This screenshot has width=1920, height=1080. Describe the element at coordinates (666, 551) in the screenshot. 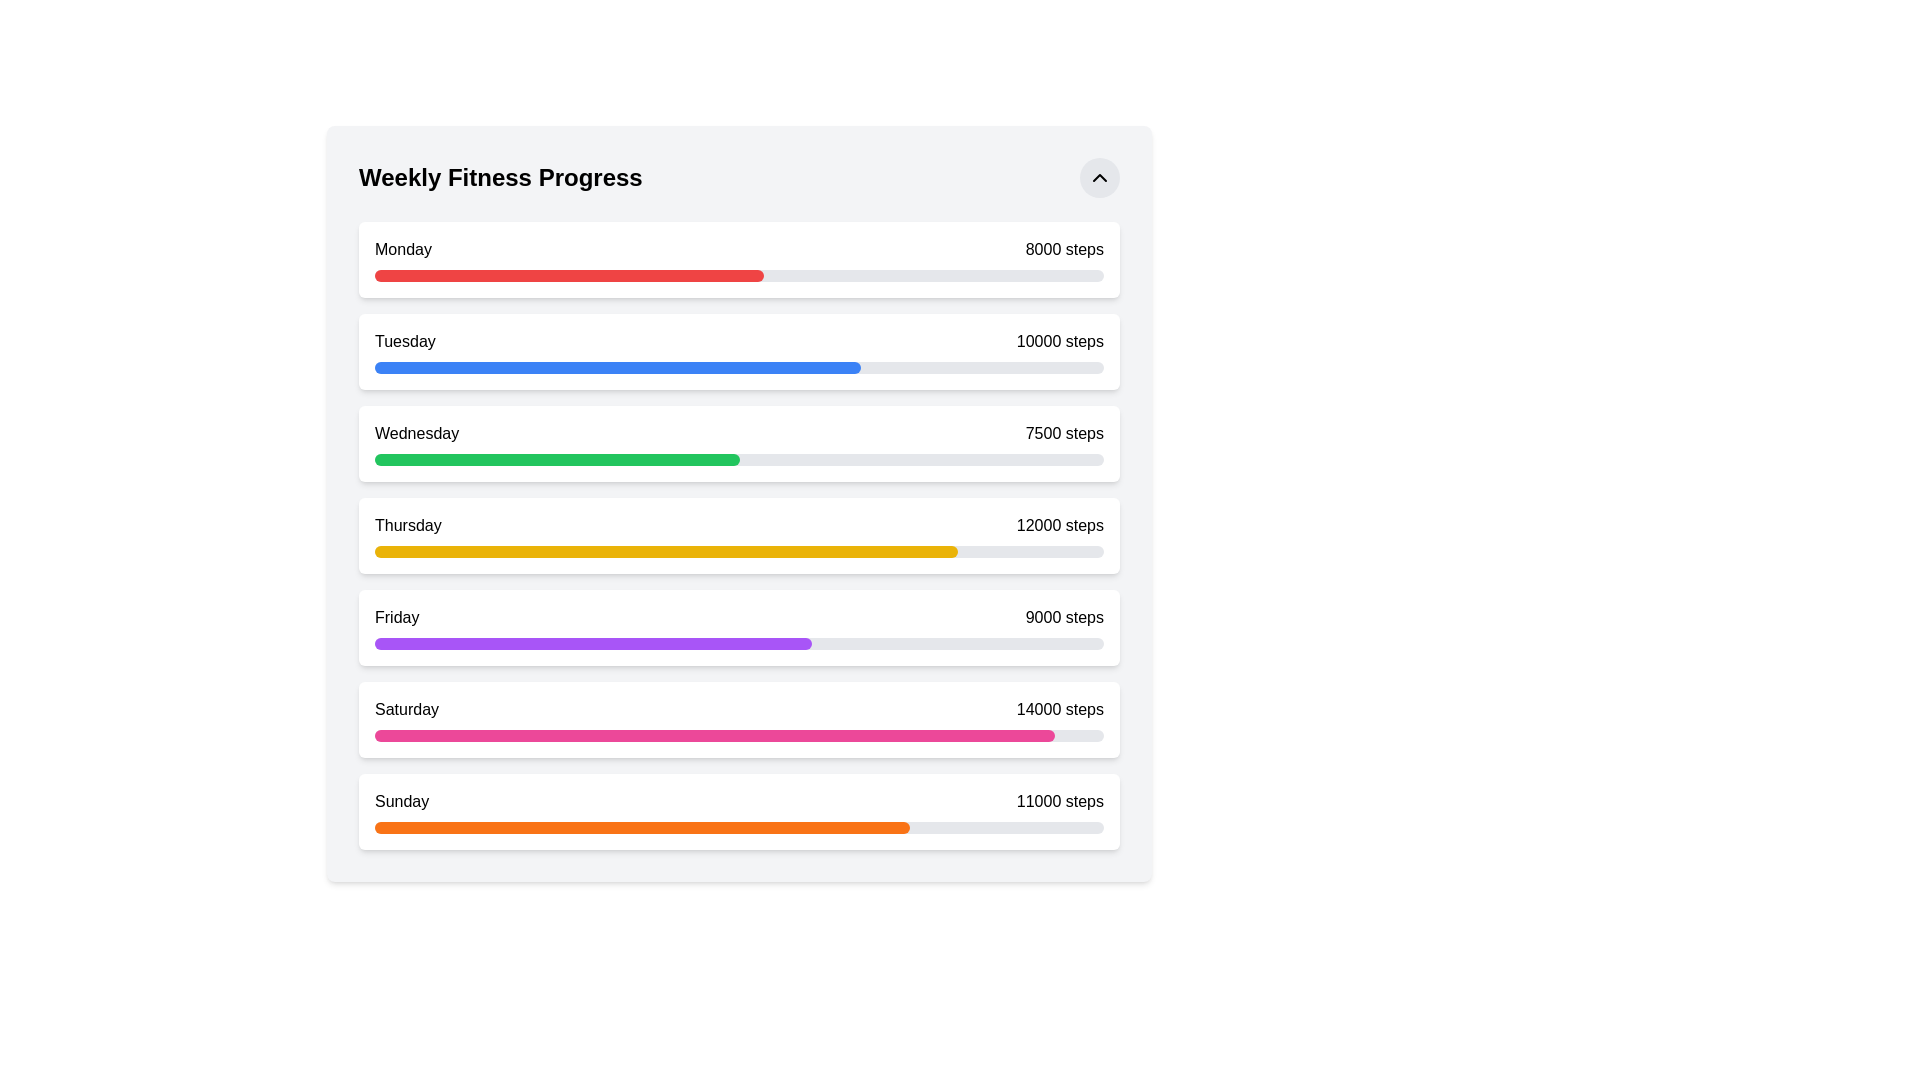

I see `the progress visually by focusing on the progress bar associated with the 'Thursday' label, which represents the completion percentage of fitness tracking for that day` at that location.